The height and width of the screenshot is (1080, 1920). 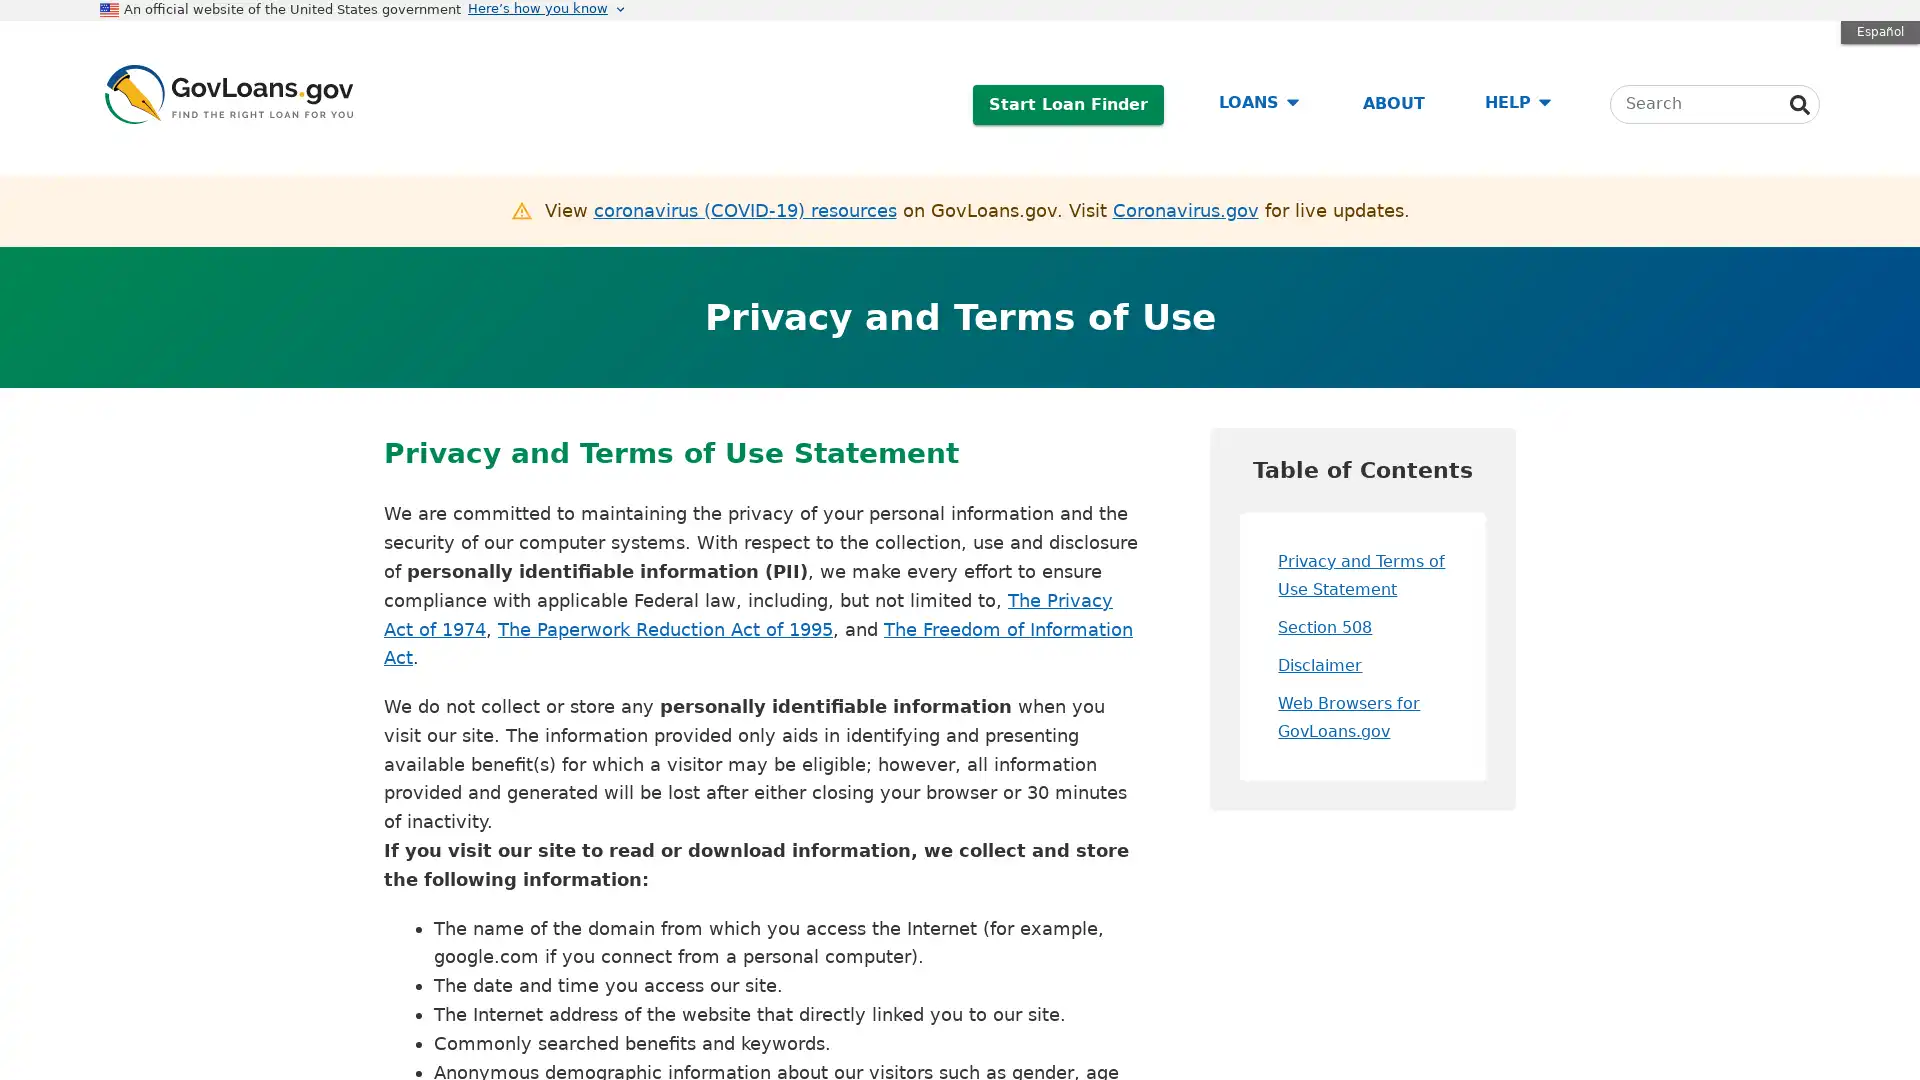 What do you see at coordinates (1361, 627) in the screenshot?
I see `Section 508` at bounding box center [1361, 627].